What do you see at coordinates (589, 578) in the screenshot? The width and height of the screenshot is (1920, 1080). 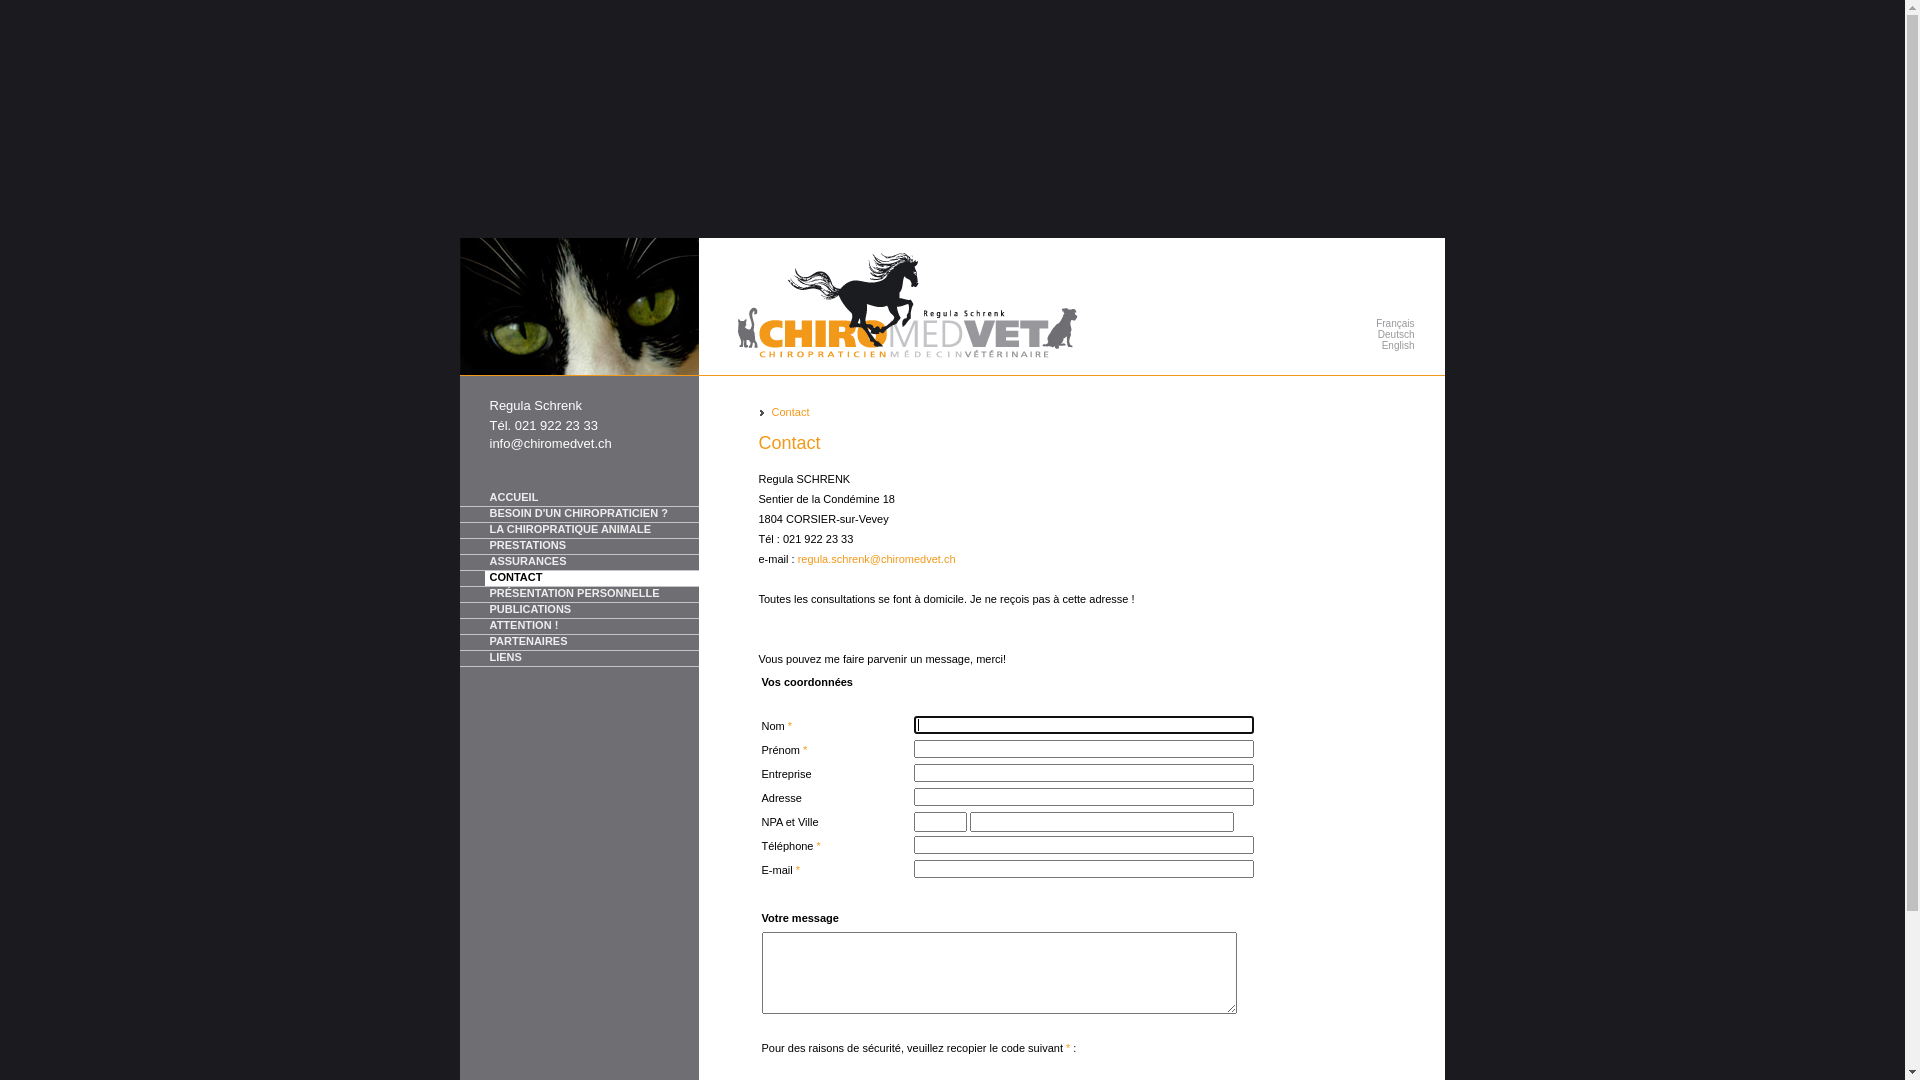 I see `'CONTACT'` at bounding box center [589, 578].